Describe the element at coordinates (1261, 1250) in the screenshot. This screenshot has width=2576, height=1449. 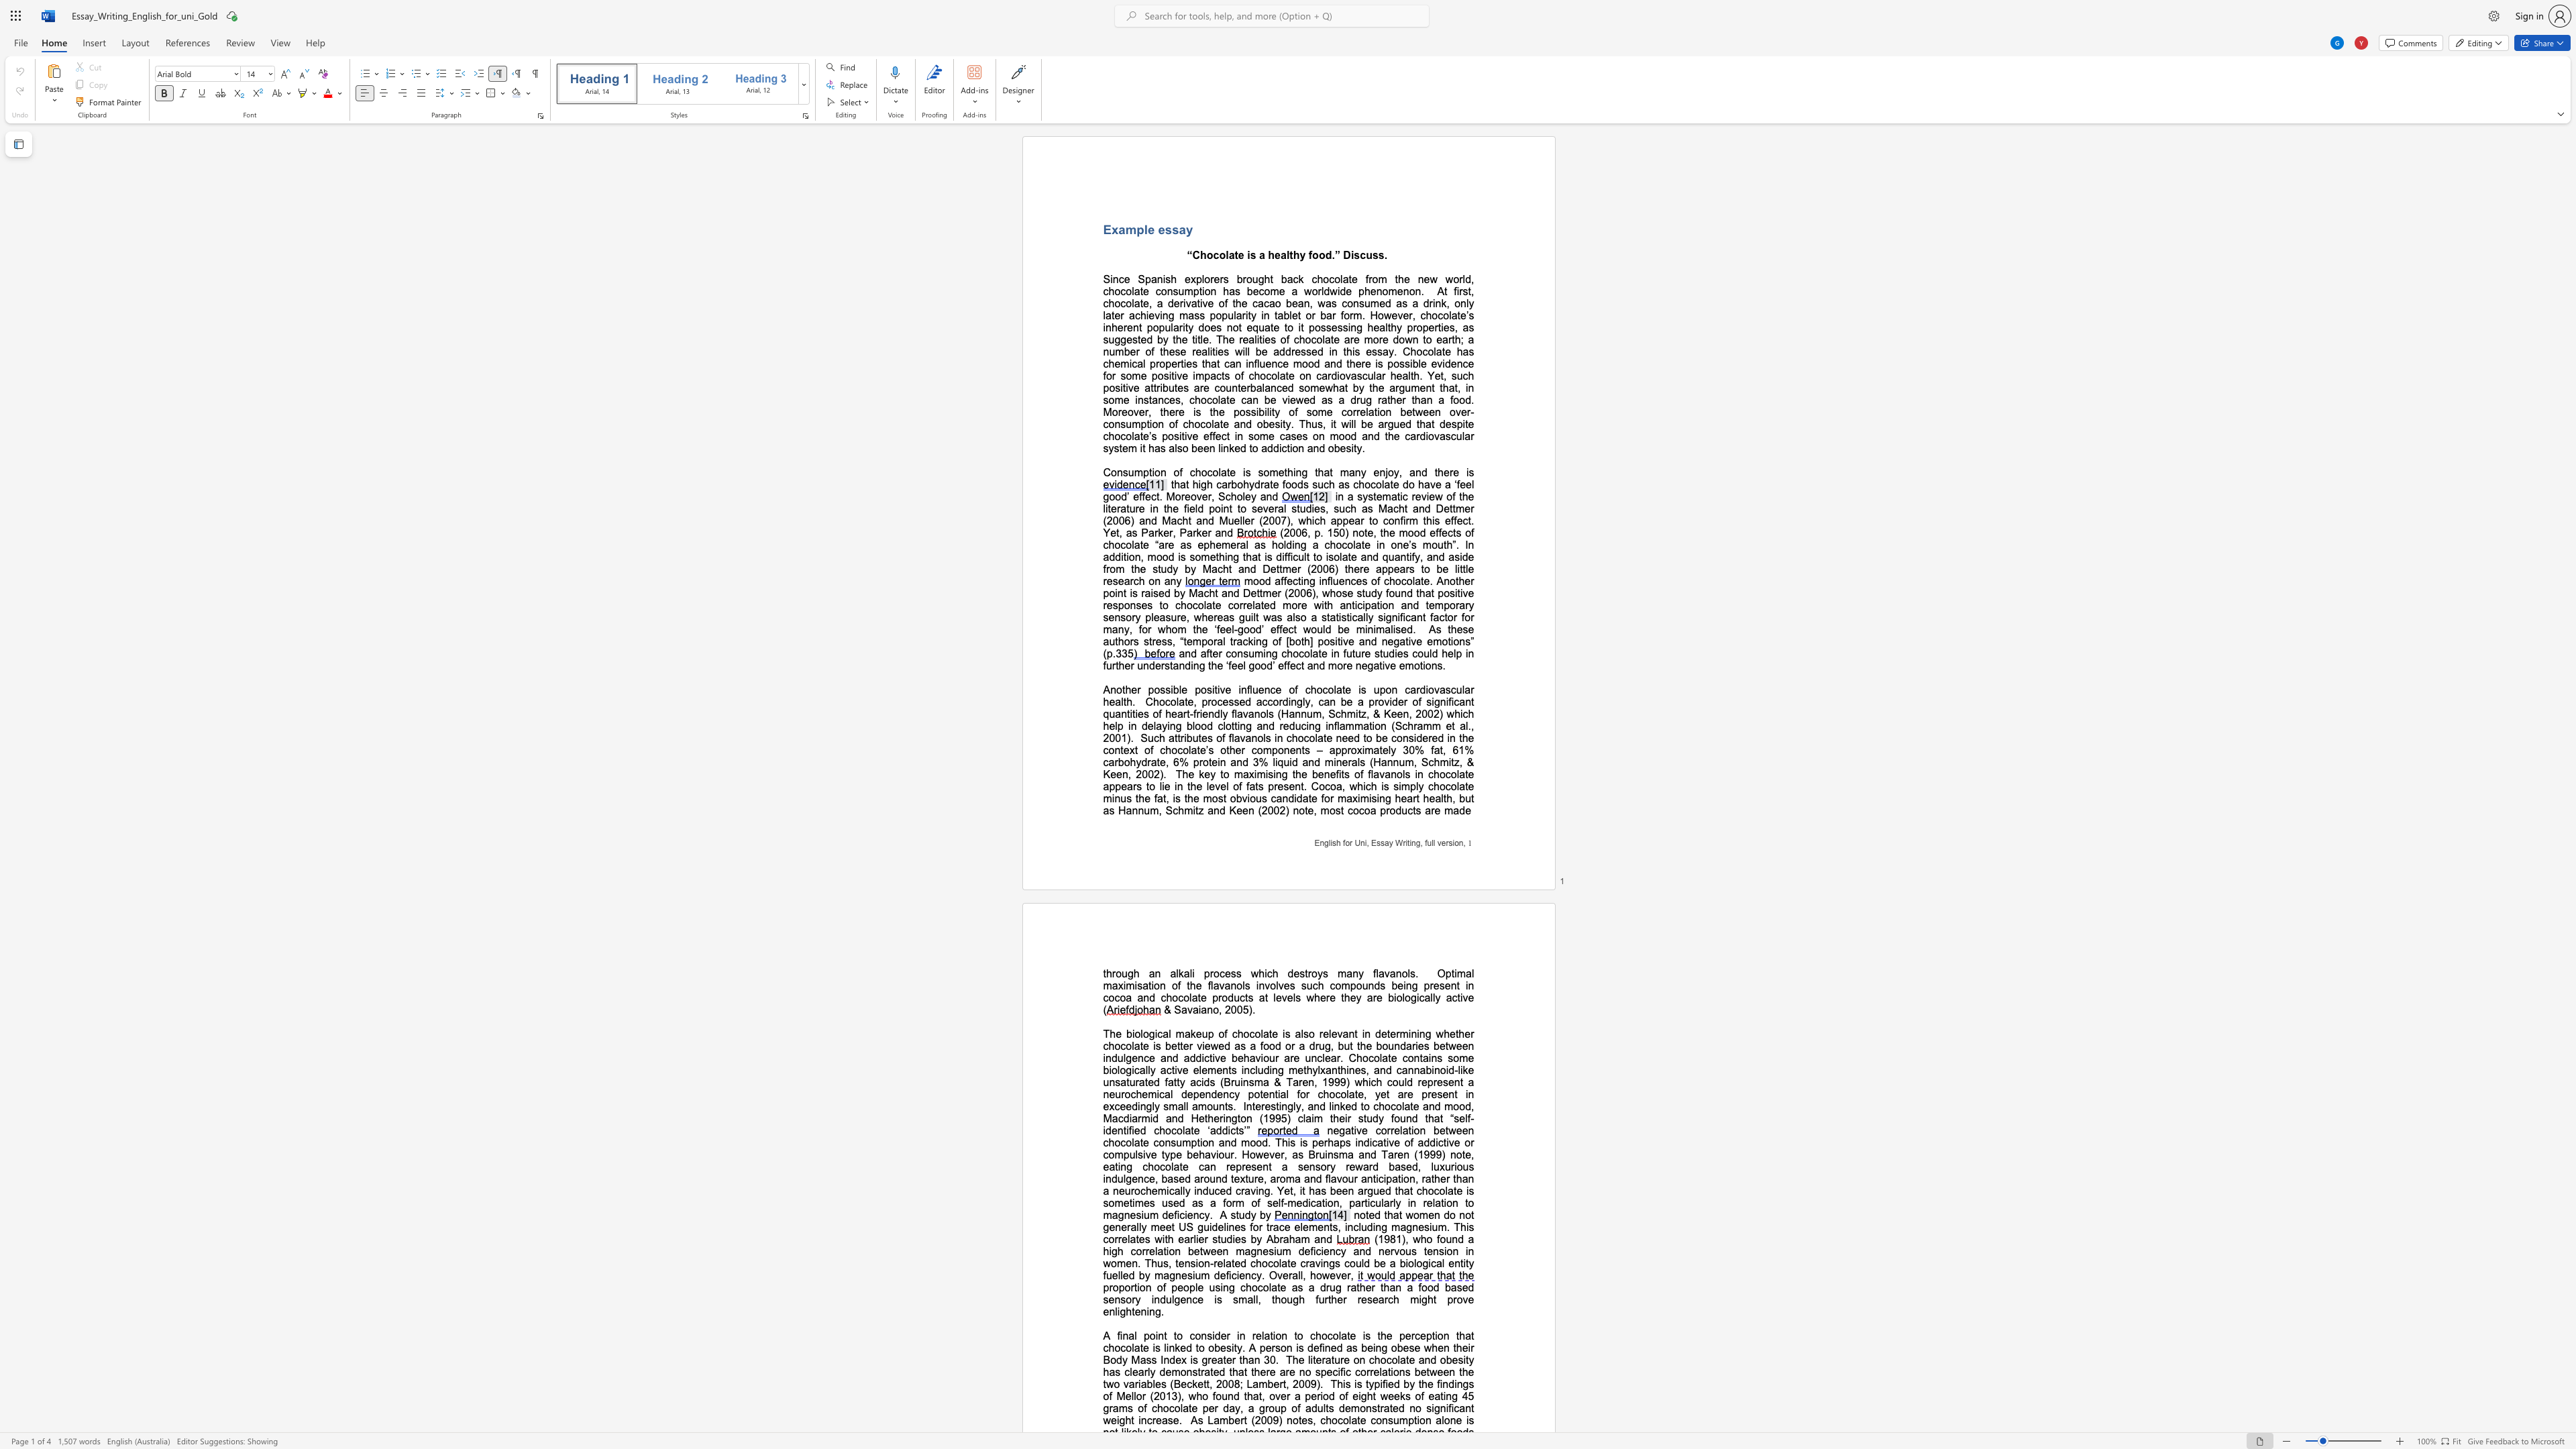
I see `the subset text "esiu" within the text "(1981), who found a high correlation between magnesium deficiency and nervous tension in women. Thus, tension-related chocolate cravings could be a biological entity fuelled by magnesium deficiency. Overall, however,"` at that location.